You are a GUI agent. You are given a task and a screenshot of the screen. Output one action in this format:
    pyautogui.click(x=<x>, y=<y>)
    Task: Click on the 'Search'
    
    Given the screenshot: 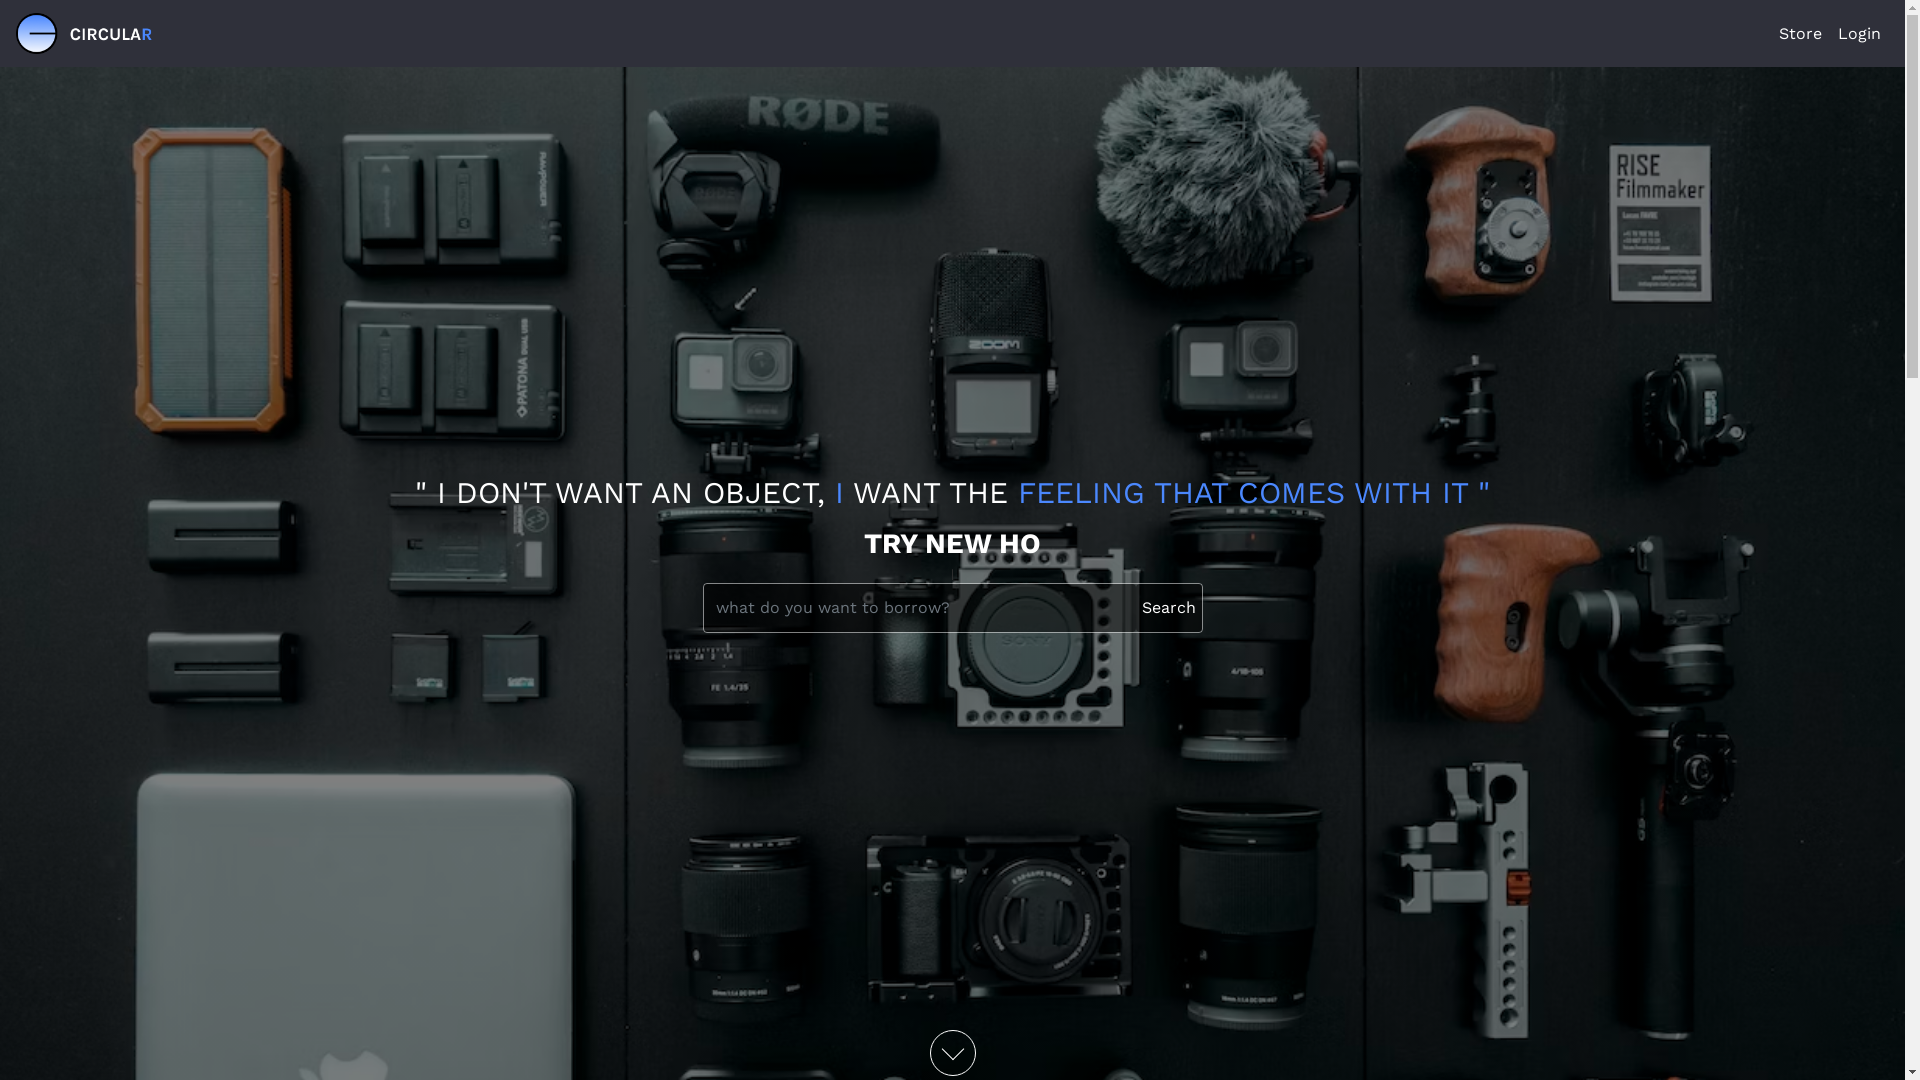 What is the action you would take?
    pyautogui.click(x=1169, y=607)
    